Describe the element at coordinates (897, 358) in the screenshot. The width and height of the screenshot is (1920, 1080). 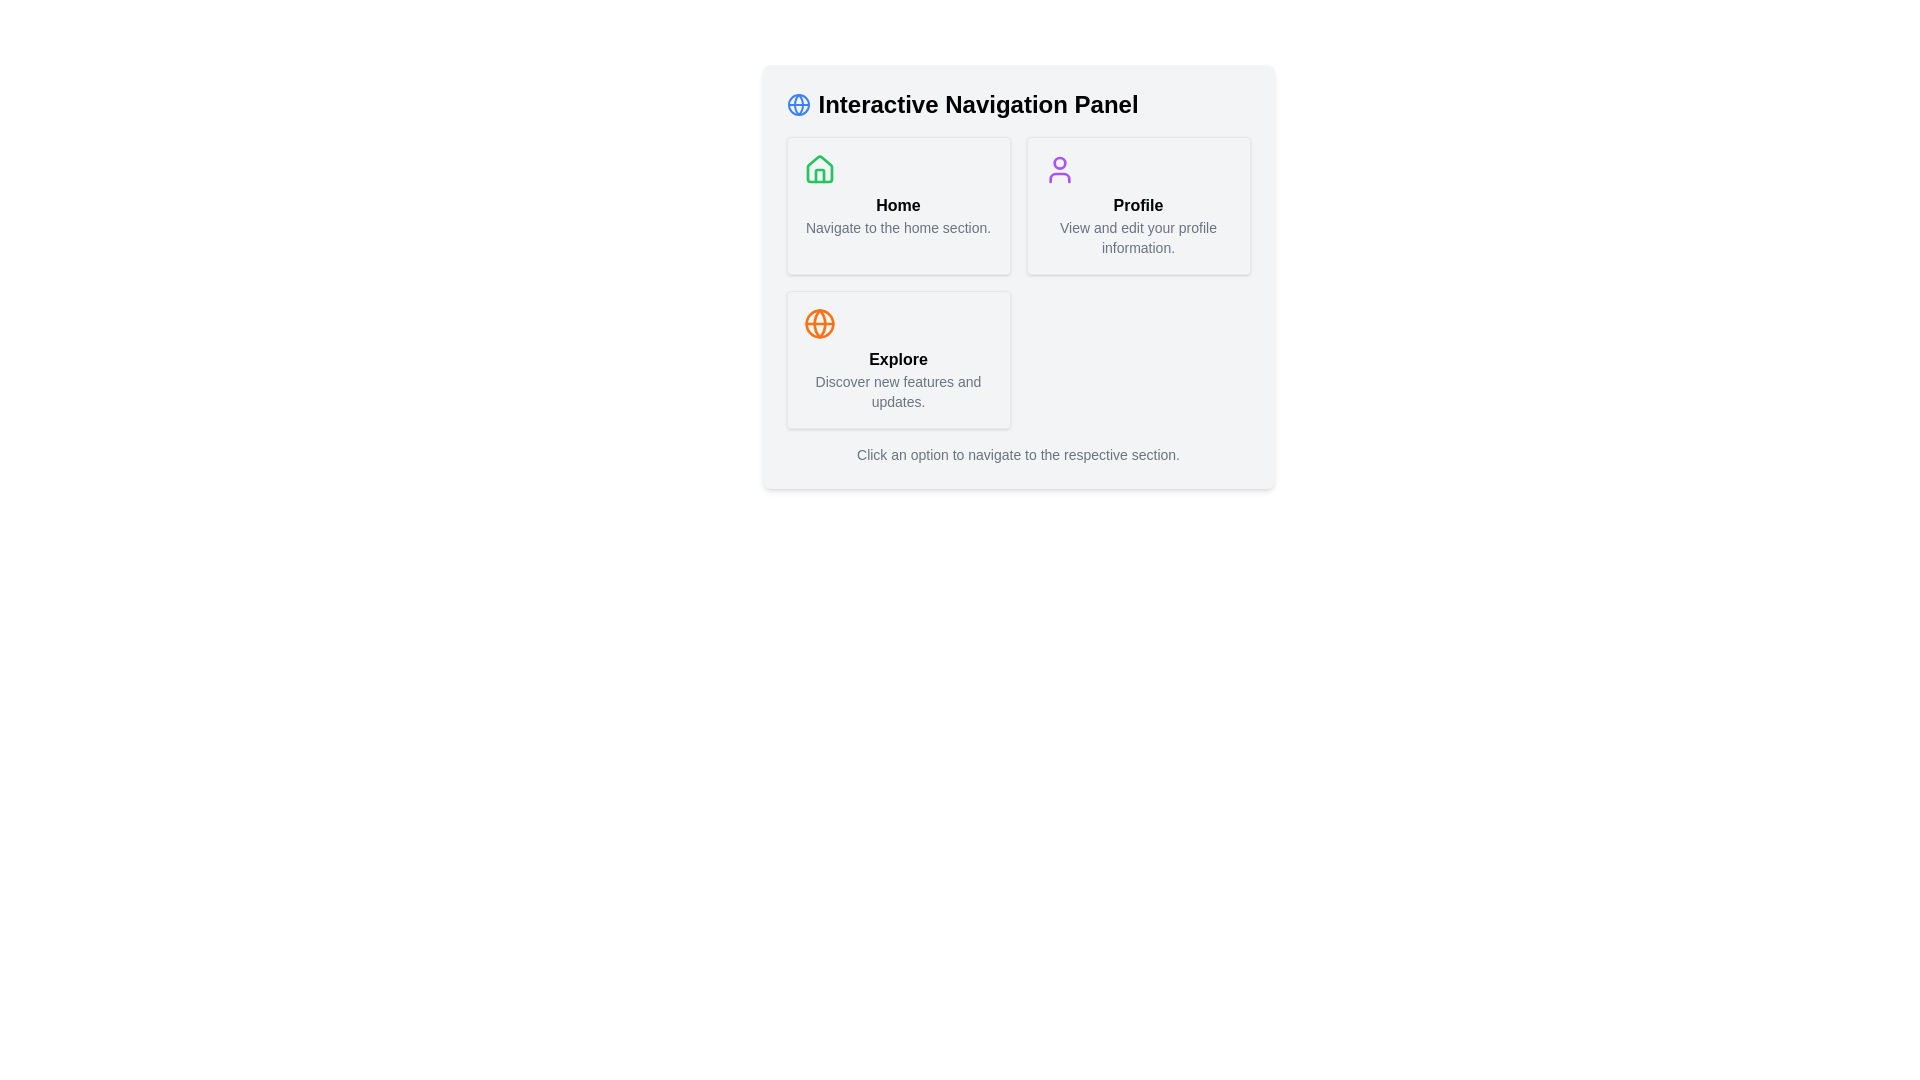
I see `the text element reading 'Explore'` at that location.